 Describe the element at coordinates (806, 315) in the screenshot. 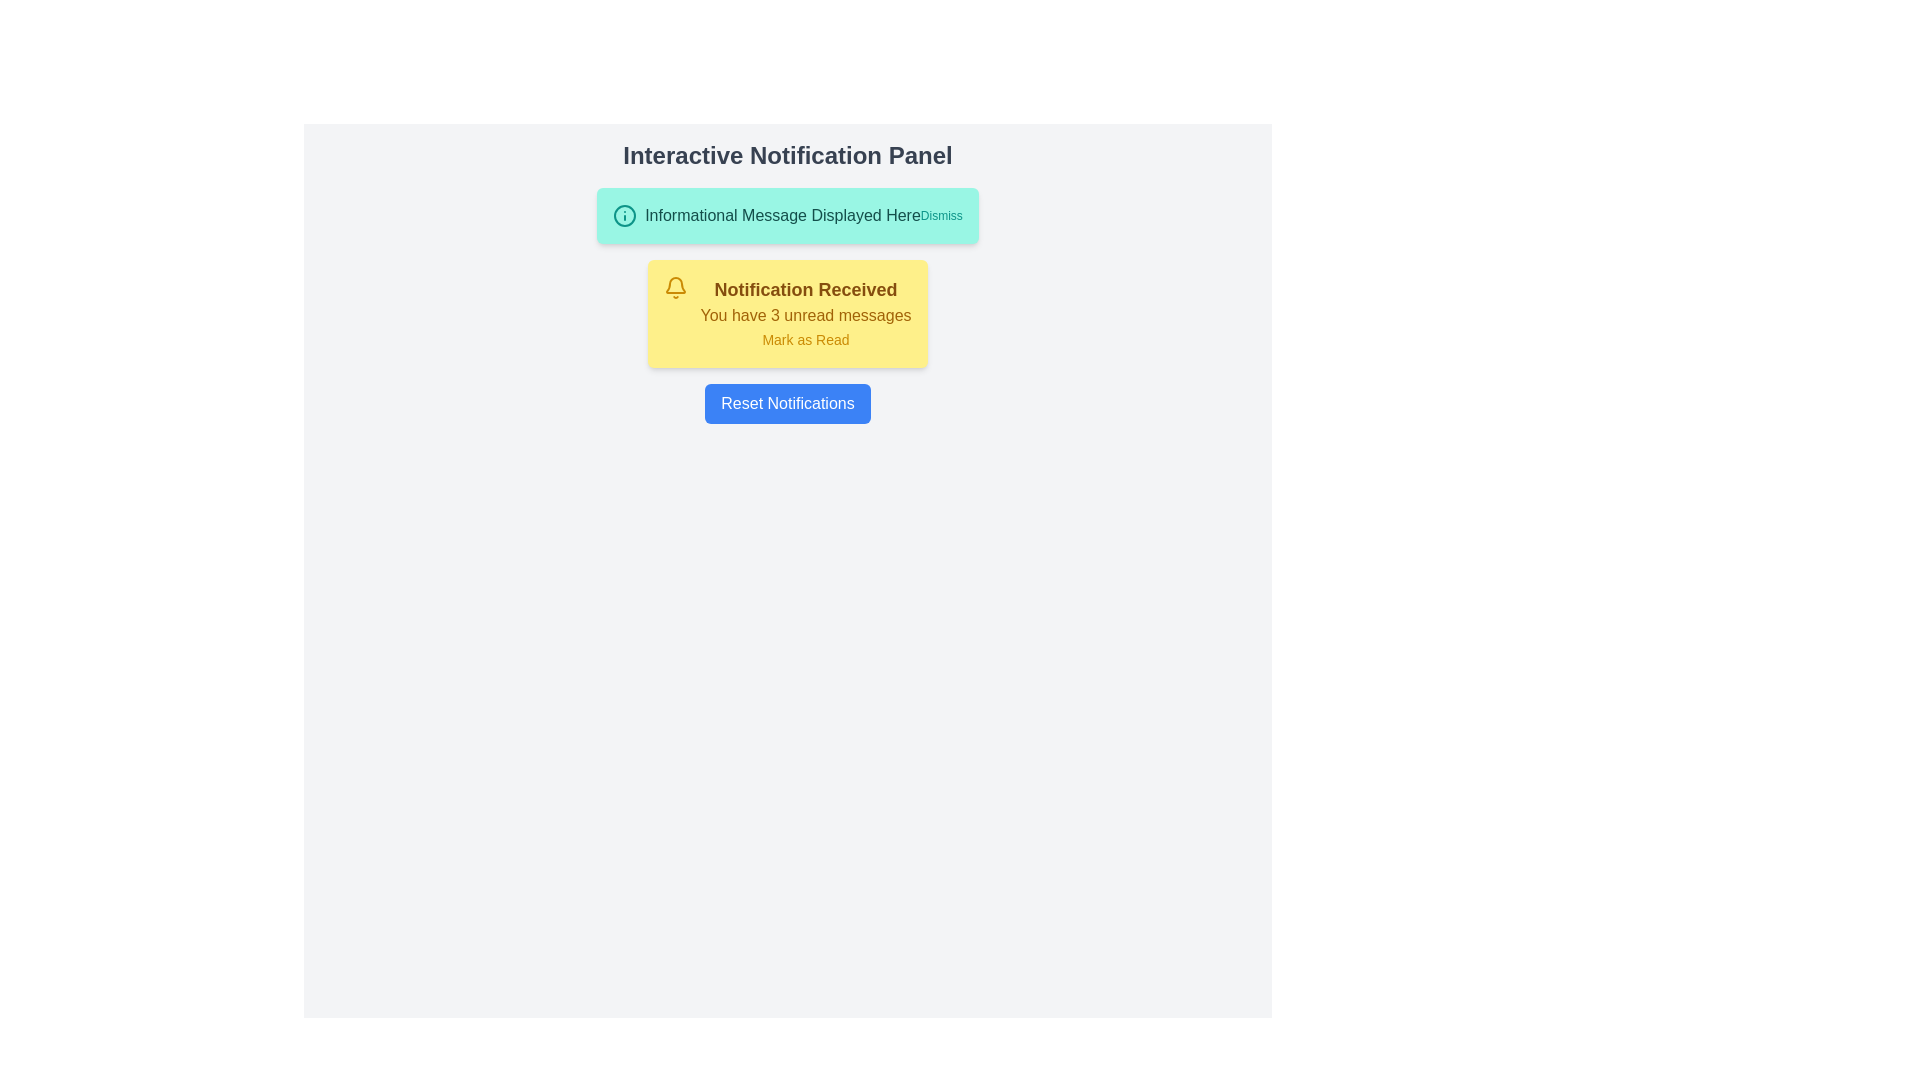

I see `the text element displaying 'You have 3 unread messages', which is styled in bold yellow font and located in the center of the yellow notification card` at that location.